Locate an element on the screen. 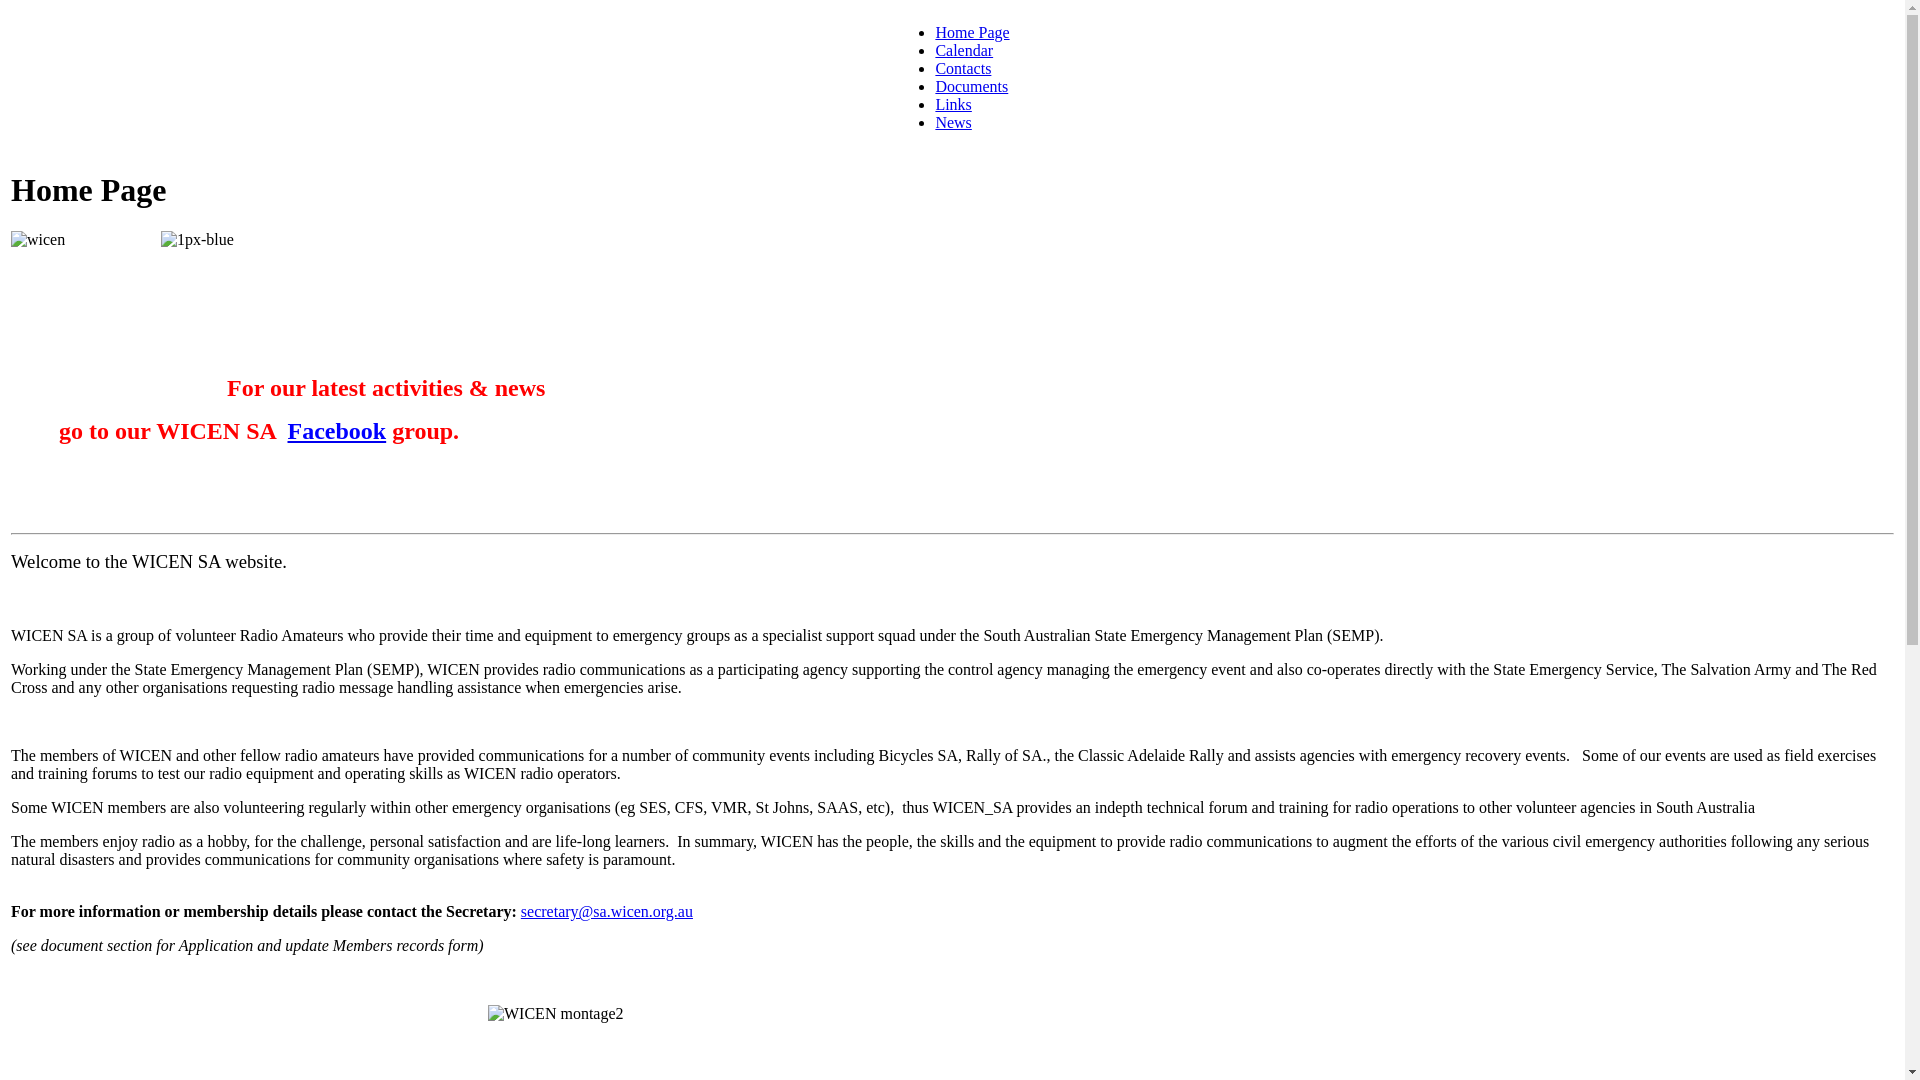  'Facebook' is located at coordinates (337, 430).